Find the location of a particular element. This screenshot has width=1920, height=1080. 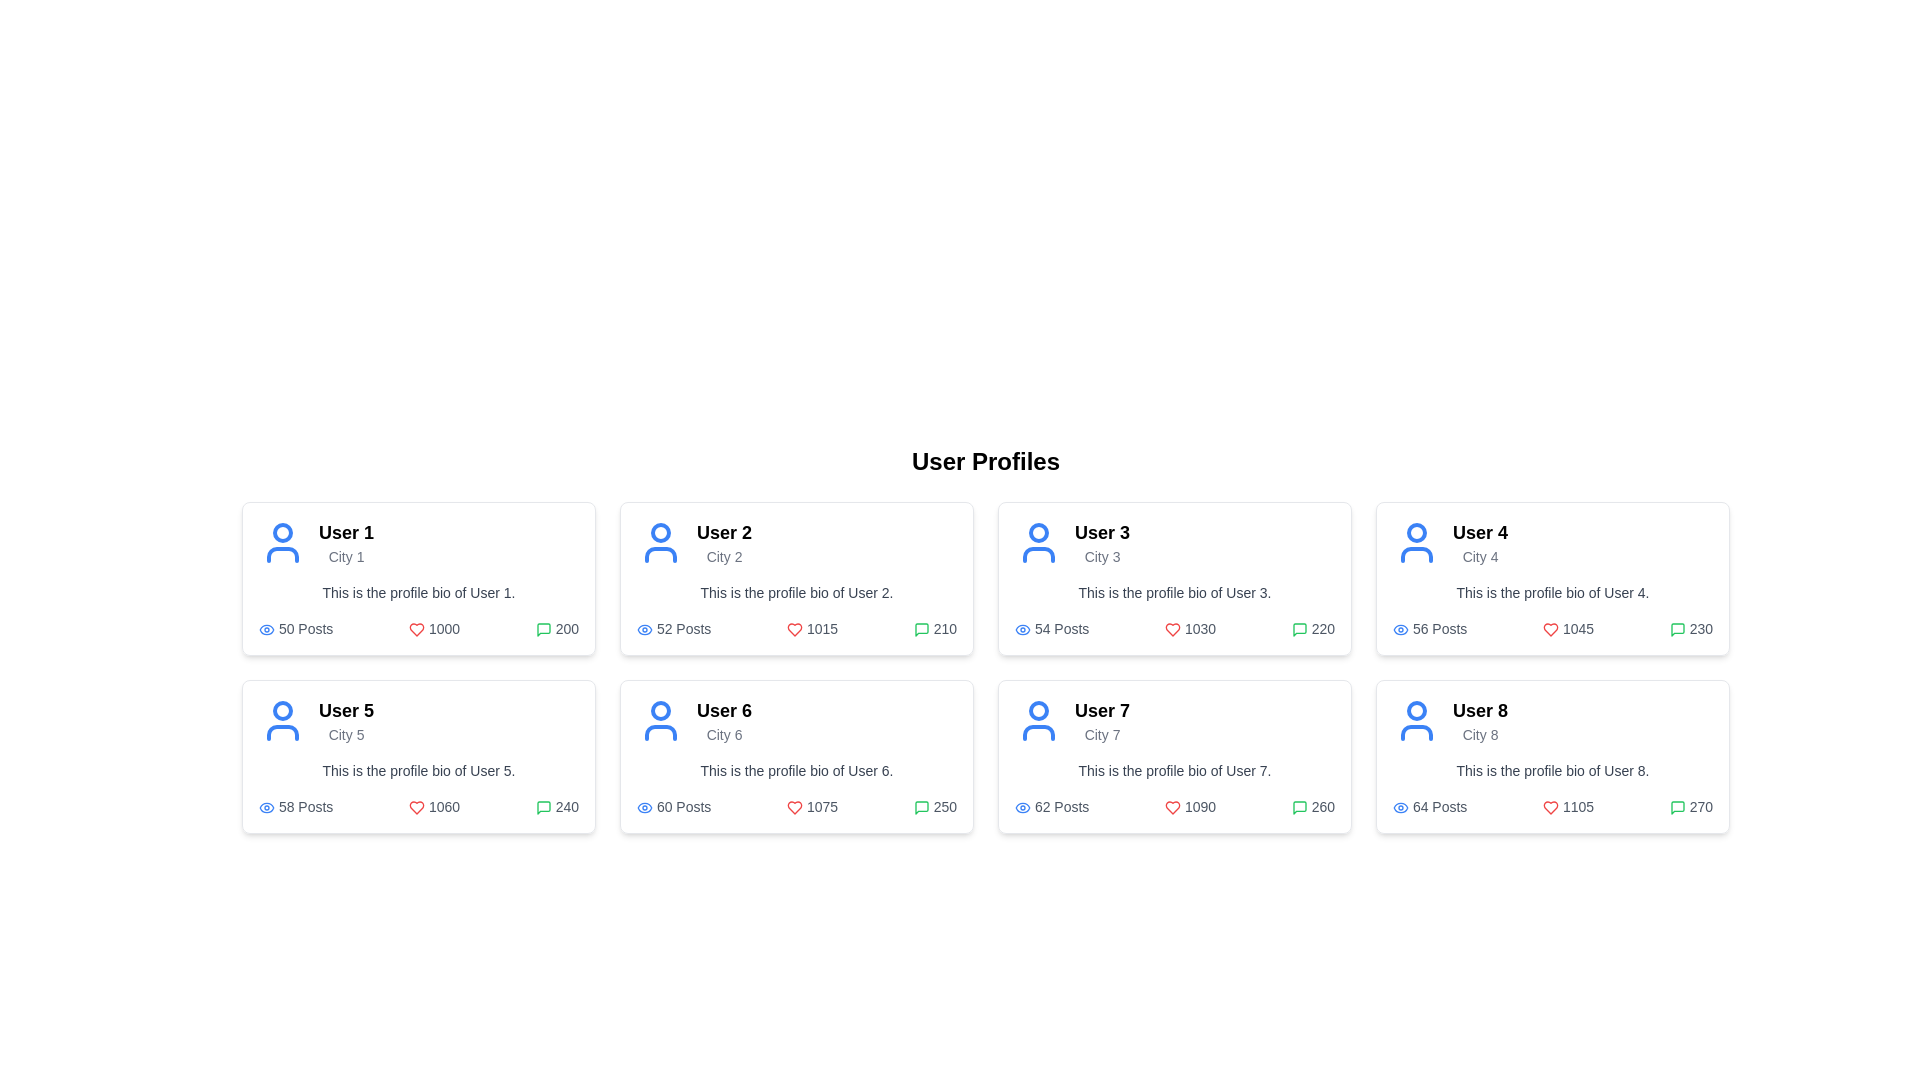

the text reading 'This is the profile bio of User 1.' which is located in the user profile card beneath the user's name and city information is located at coordinates (417, 592).